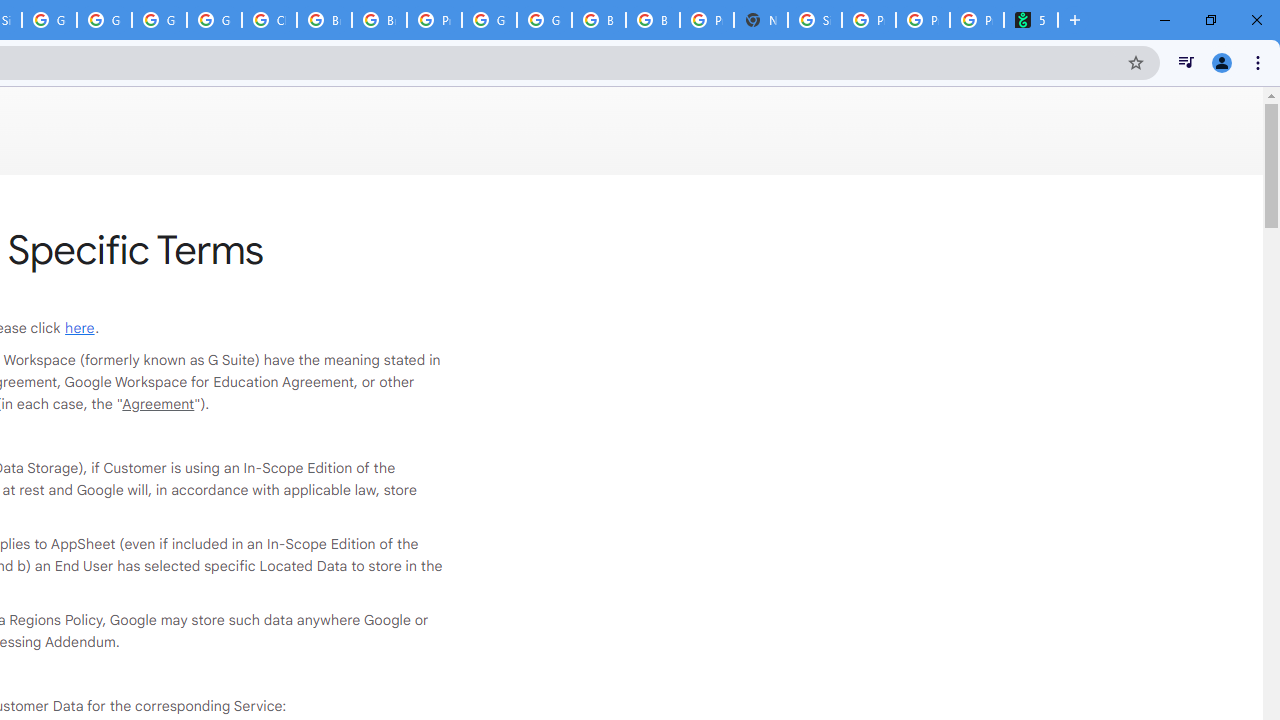 The image size is (1280, 720). Describe the element at coordinates (759, 20) in the screenshot. I see `'New Tab'` at that location.